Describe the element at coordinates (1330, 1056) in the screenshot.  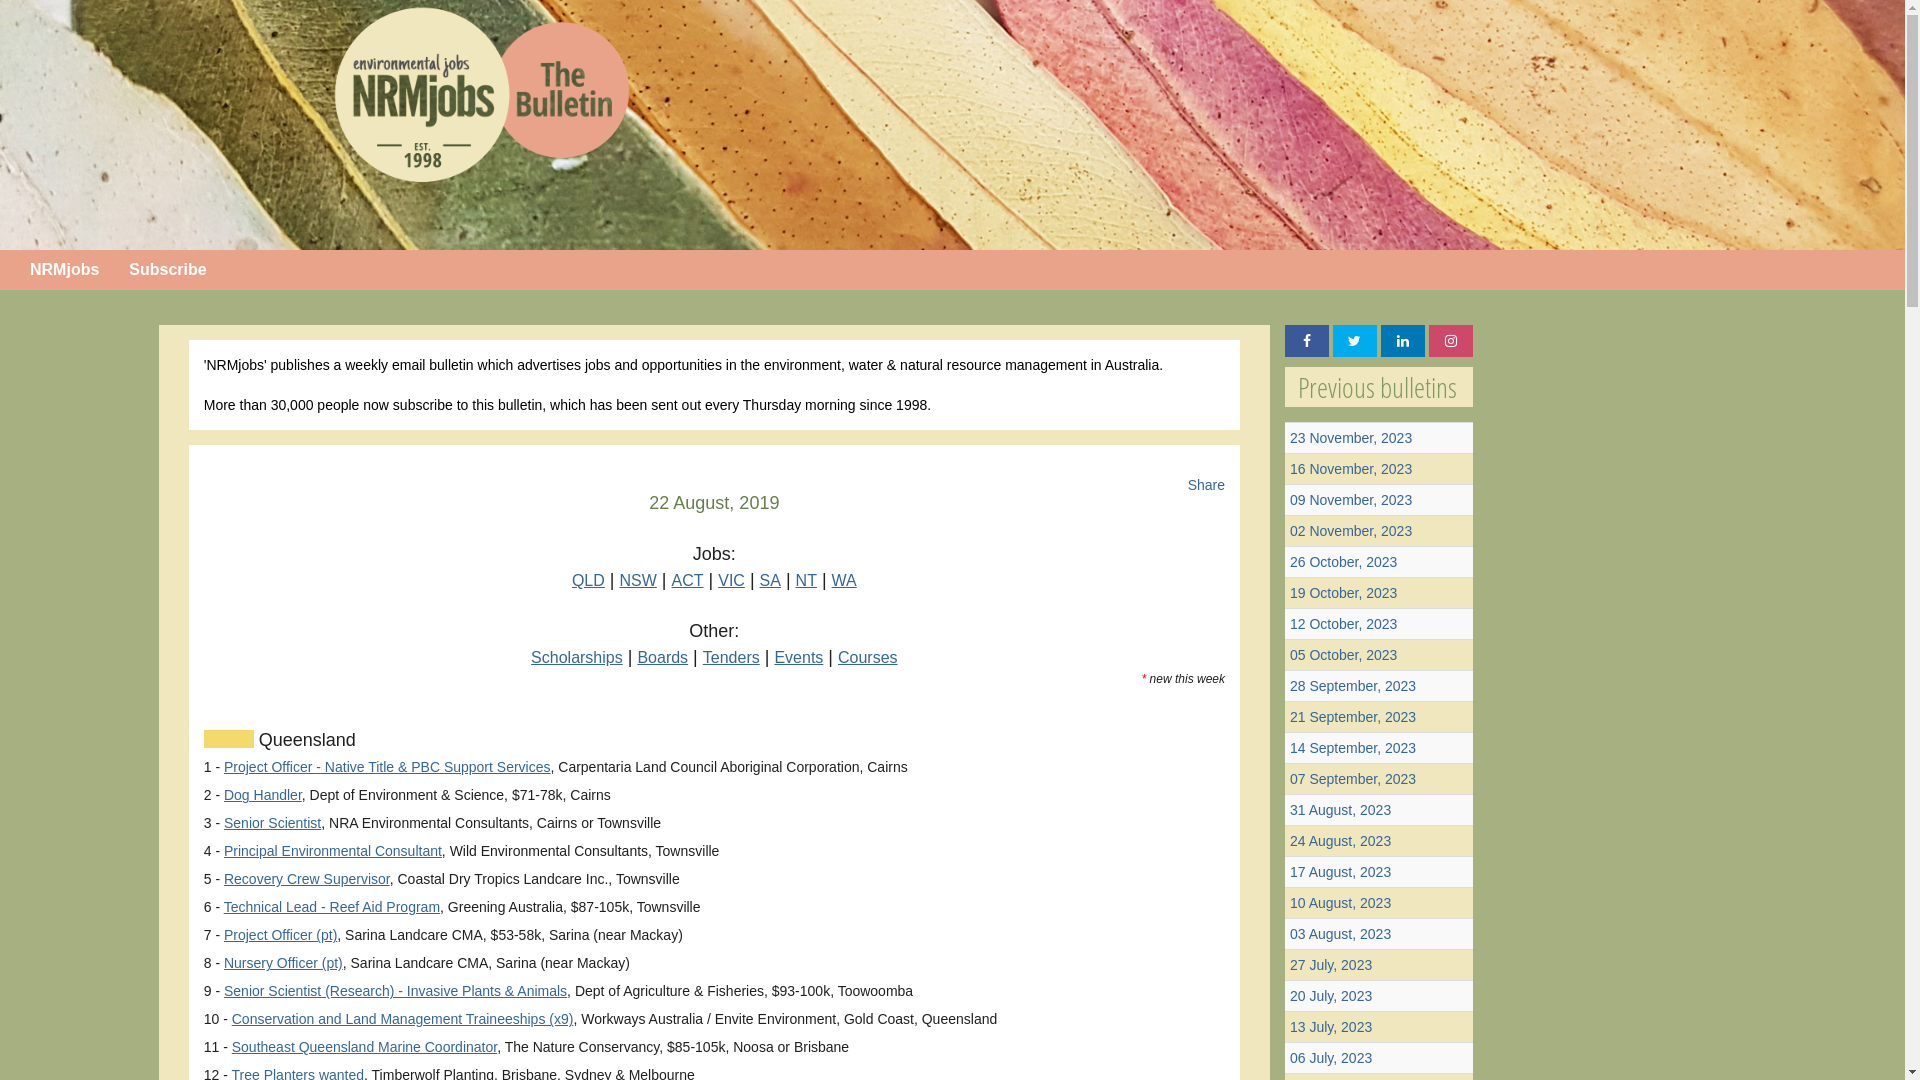
I see `'06 July, 2023'` at that location.